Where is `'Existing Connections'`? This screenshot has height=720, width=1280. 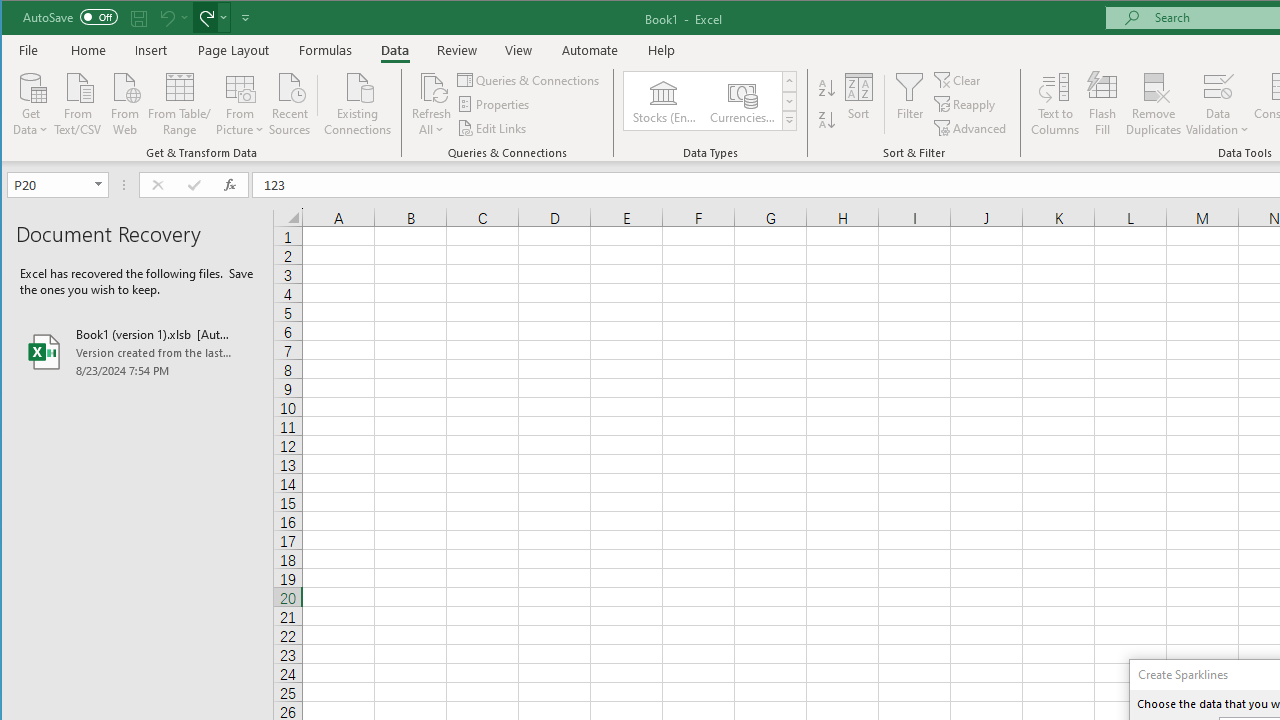
'Existing Connections' is located at coordinates (358, 102).